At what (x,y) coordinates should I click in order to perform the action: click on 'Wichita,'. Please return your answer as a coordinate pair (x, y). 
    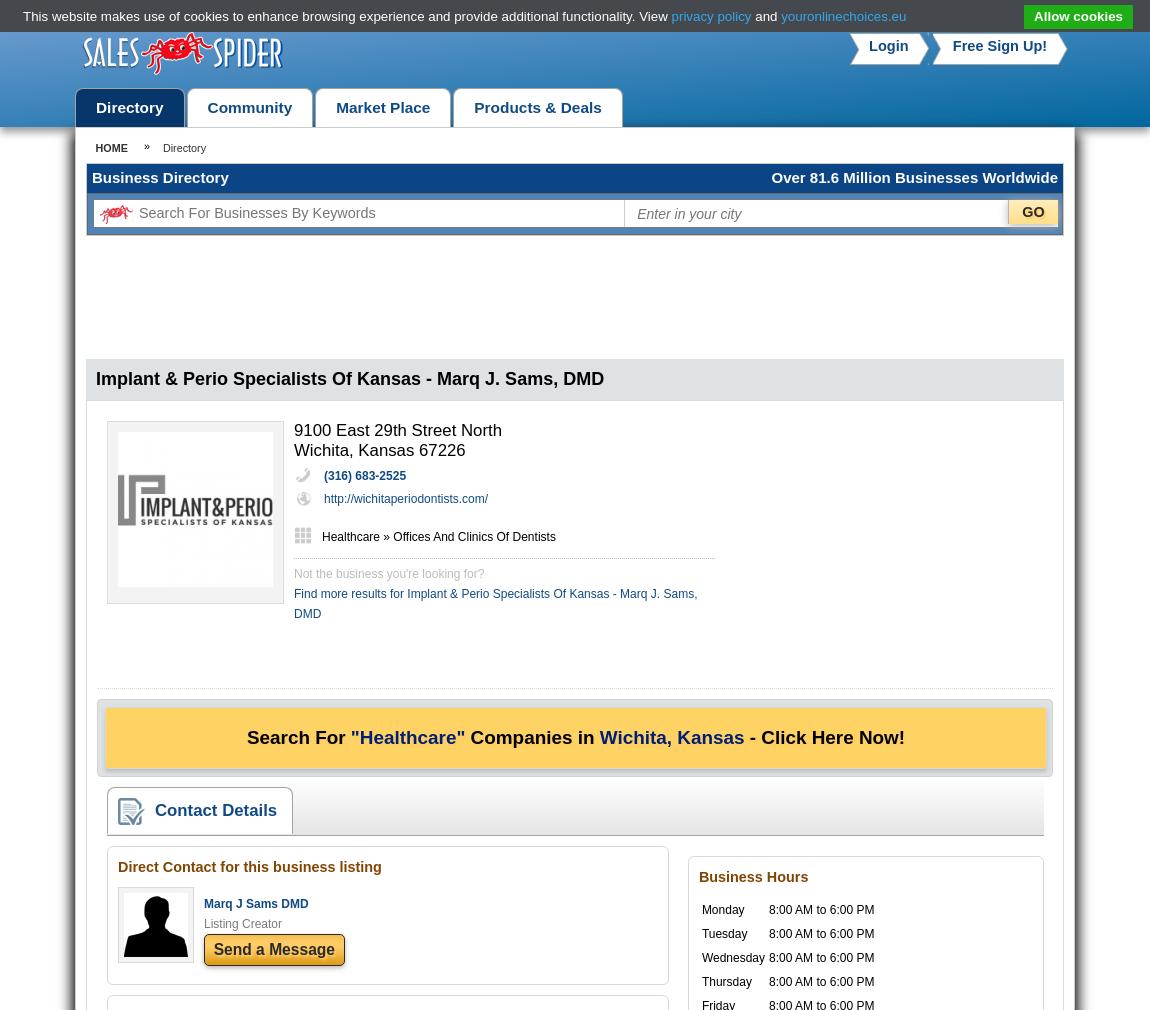
    Looking at the image, I should click on (323, 450).